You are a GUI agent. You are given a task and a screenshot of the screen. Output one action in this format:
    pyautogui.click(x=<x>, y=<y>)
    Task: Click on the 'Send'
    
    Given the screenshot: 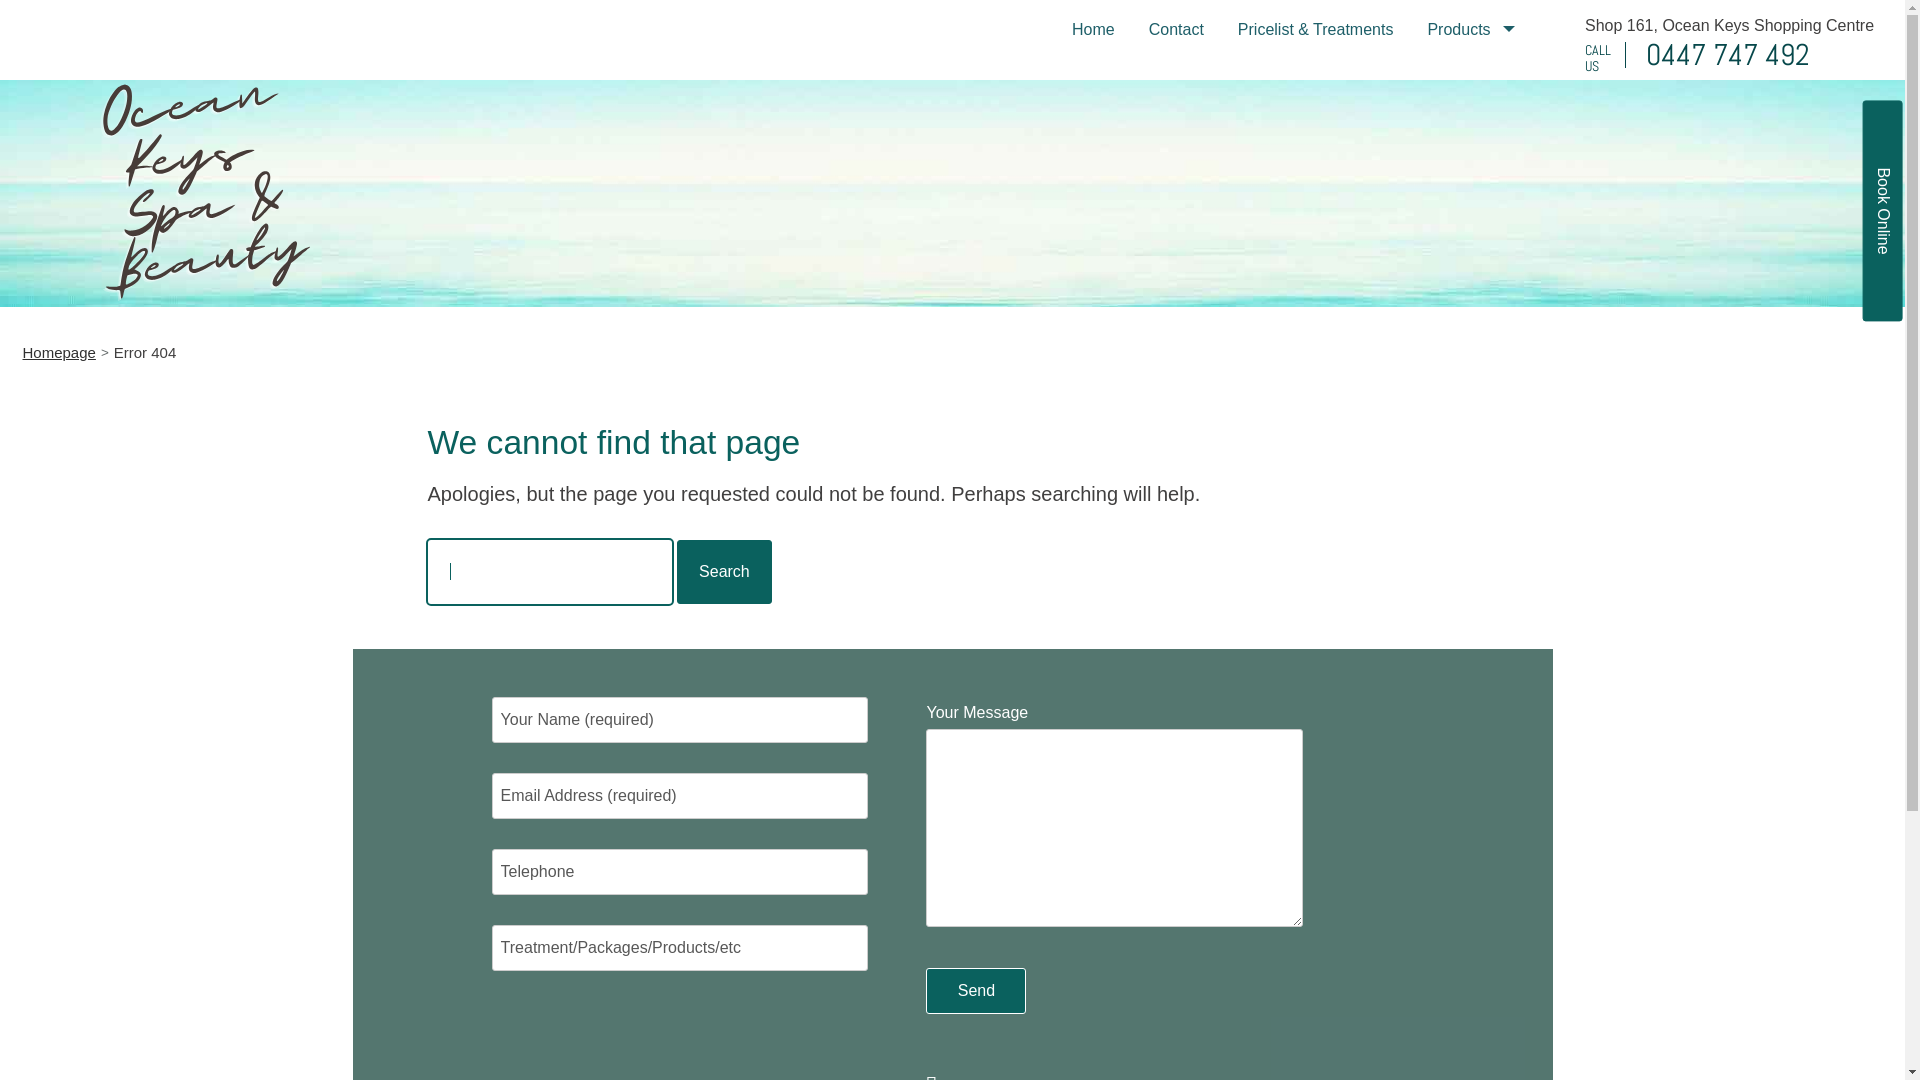 What is the action you would take?
    pyautogui.click(x=975, y=991)
    